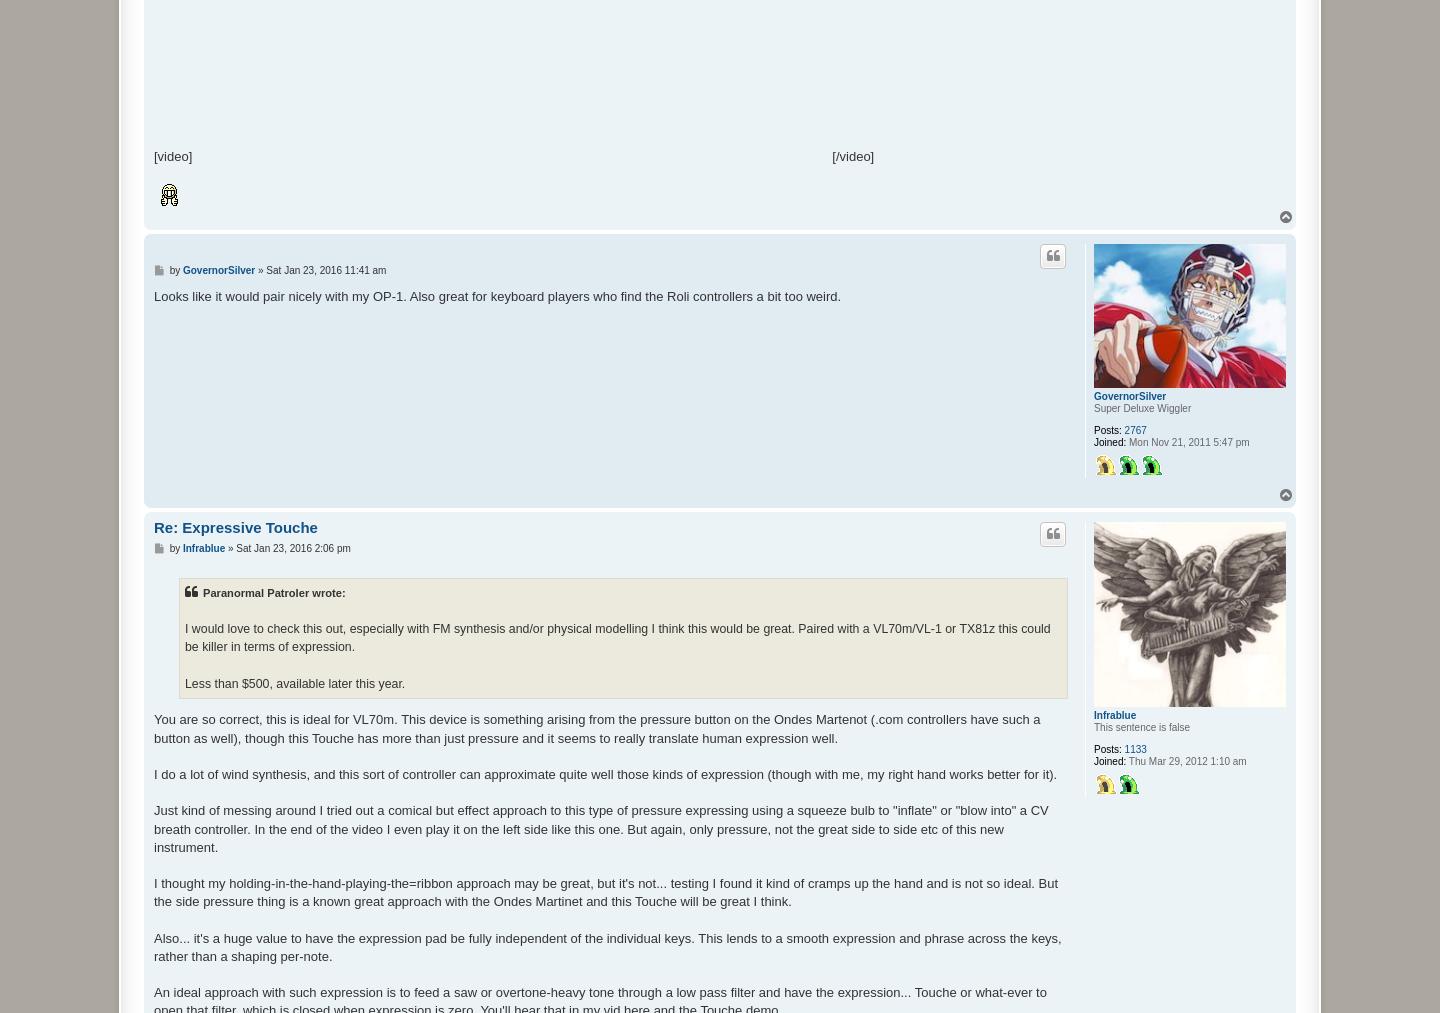 The image size is (1440, 1013). Describe the element at coordinates (294, 681) in the screenshot. I see `'Less than $500, available later this year.'` at that location.